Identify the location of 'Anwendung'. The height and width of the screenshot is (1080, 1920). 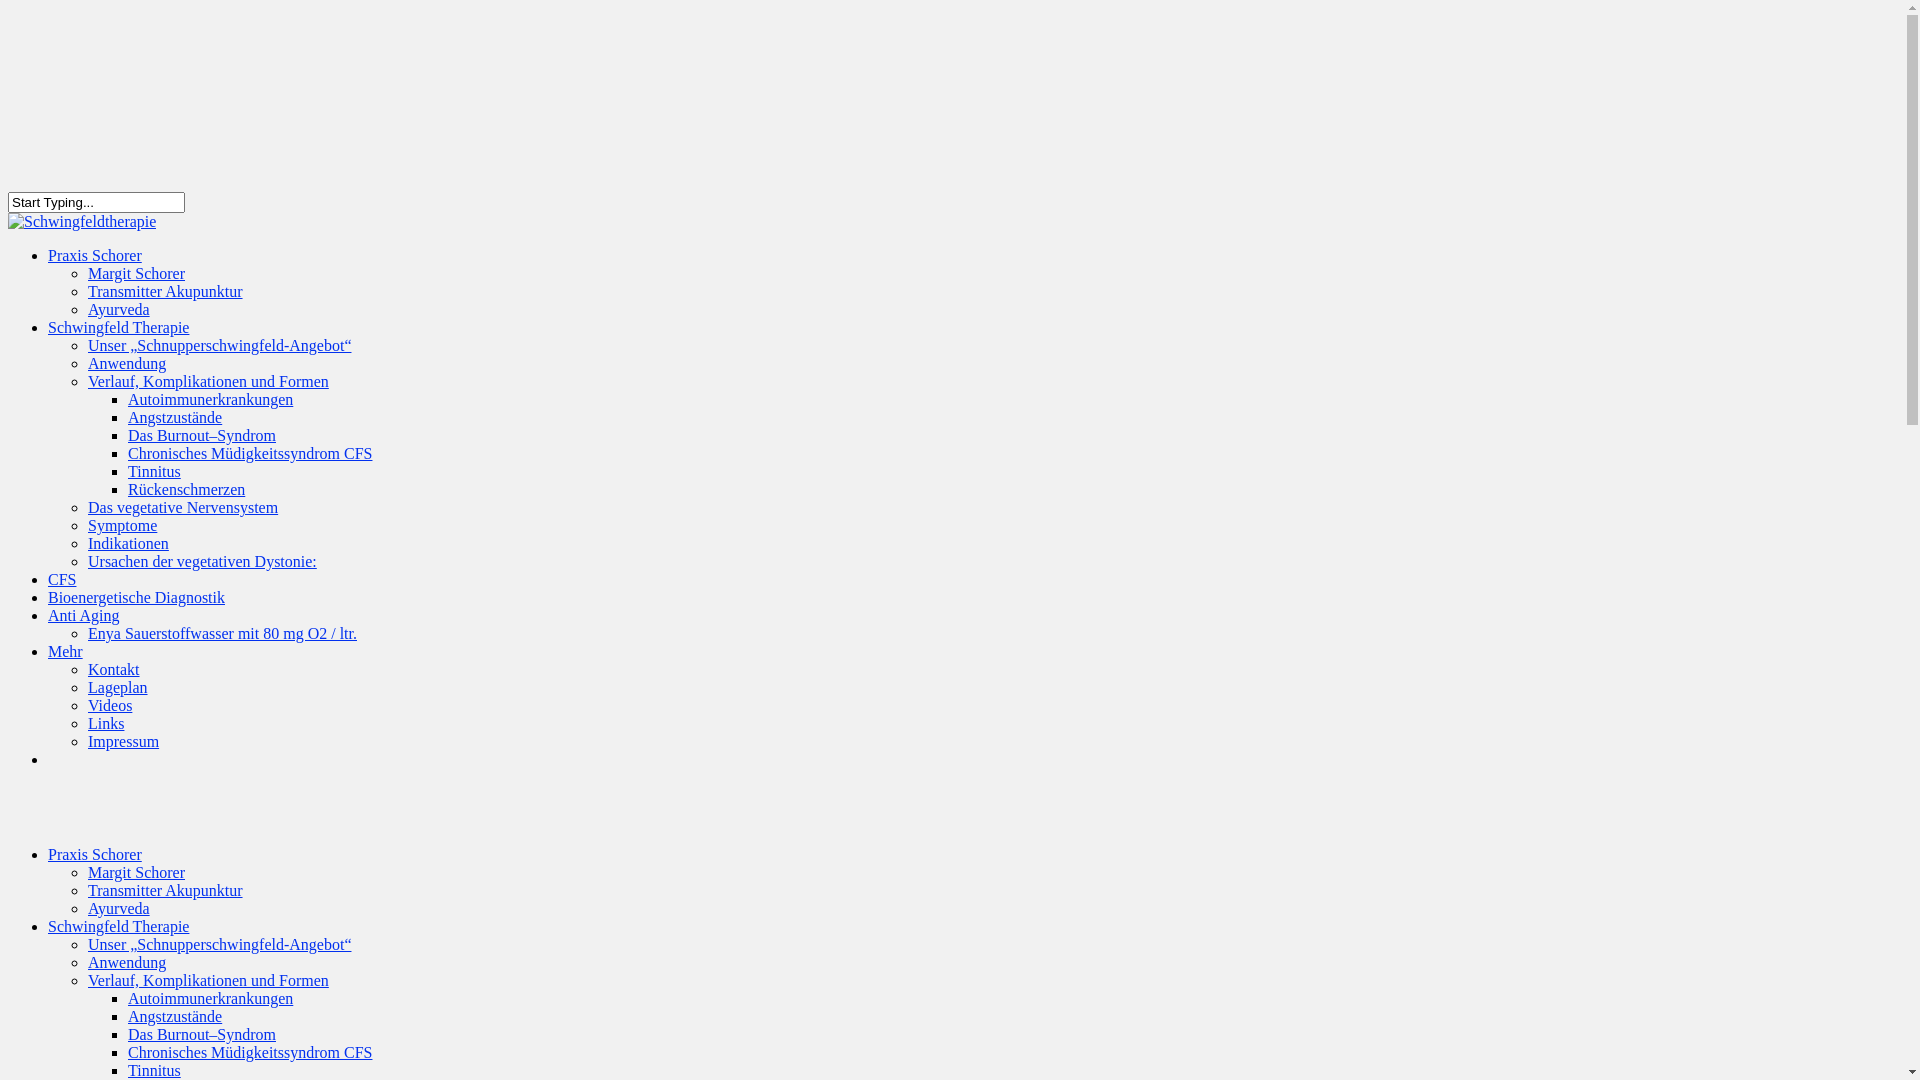
(125, 363).